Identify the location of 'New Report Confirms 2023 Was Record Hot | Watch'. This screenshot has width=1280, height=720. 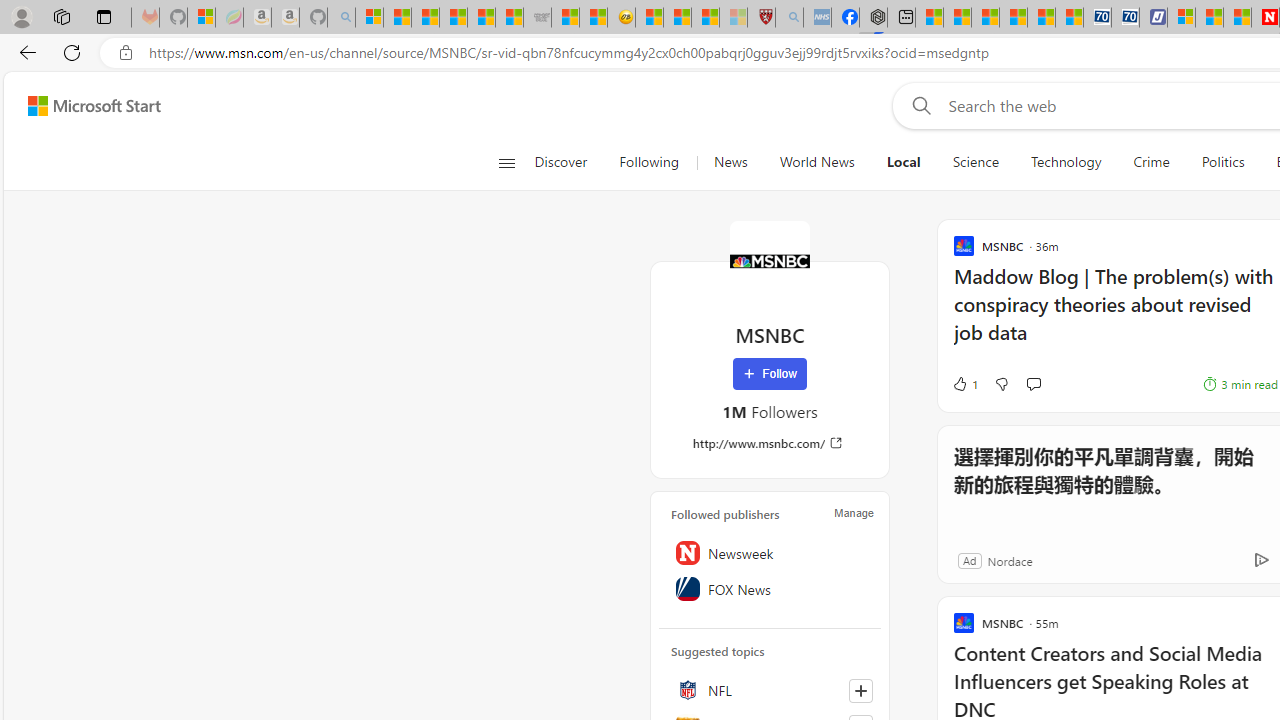
(481, 17).